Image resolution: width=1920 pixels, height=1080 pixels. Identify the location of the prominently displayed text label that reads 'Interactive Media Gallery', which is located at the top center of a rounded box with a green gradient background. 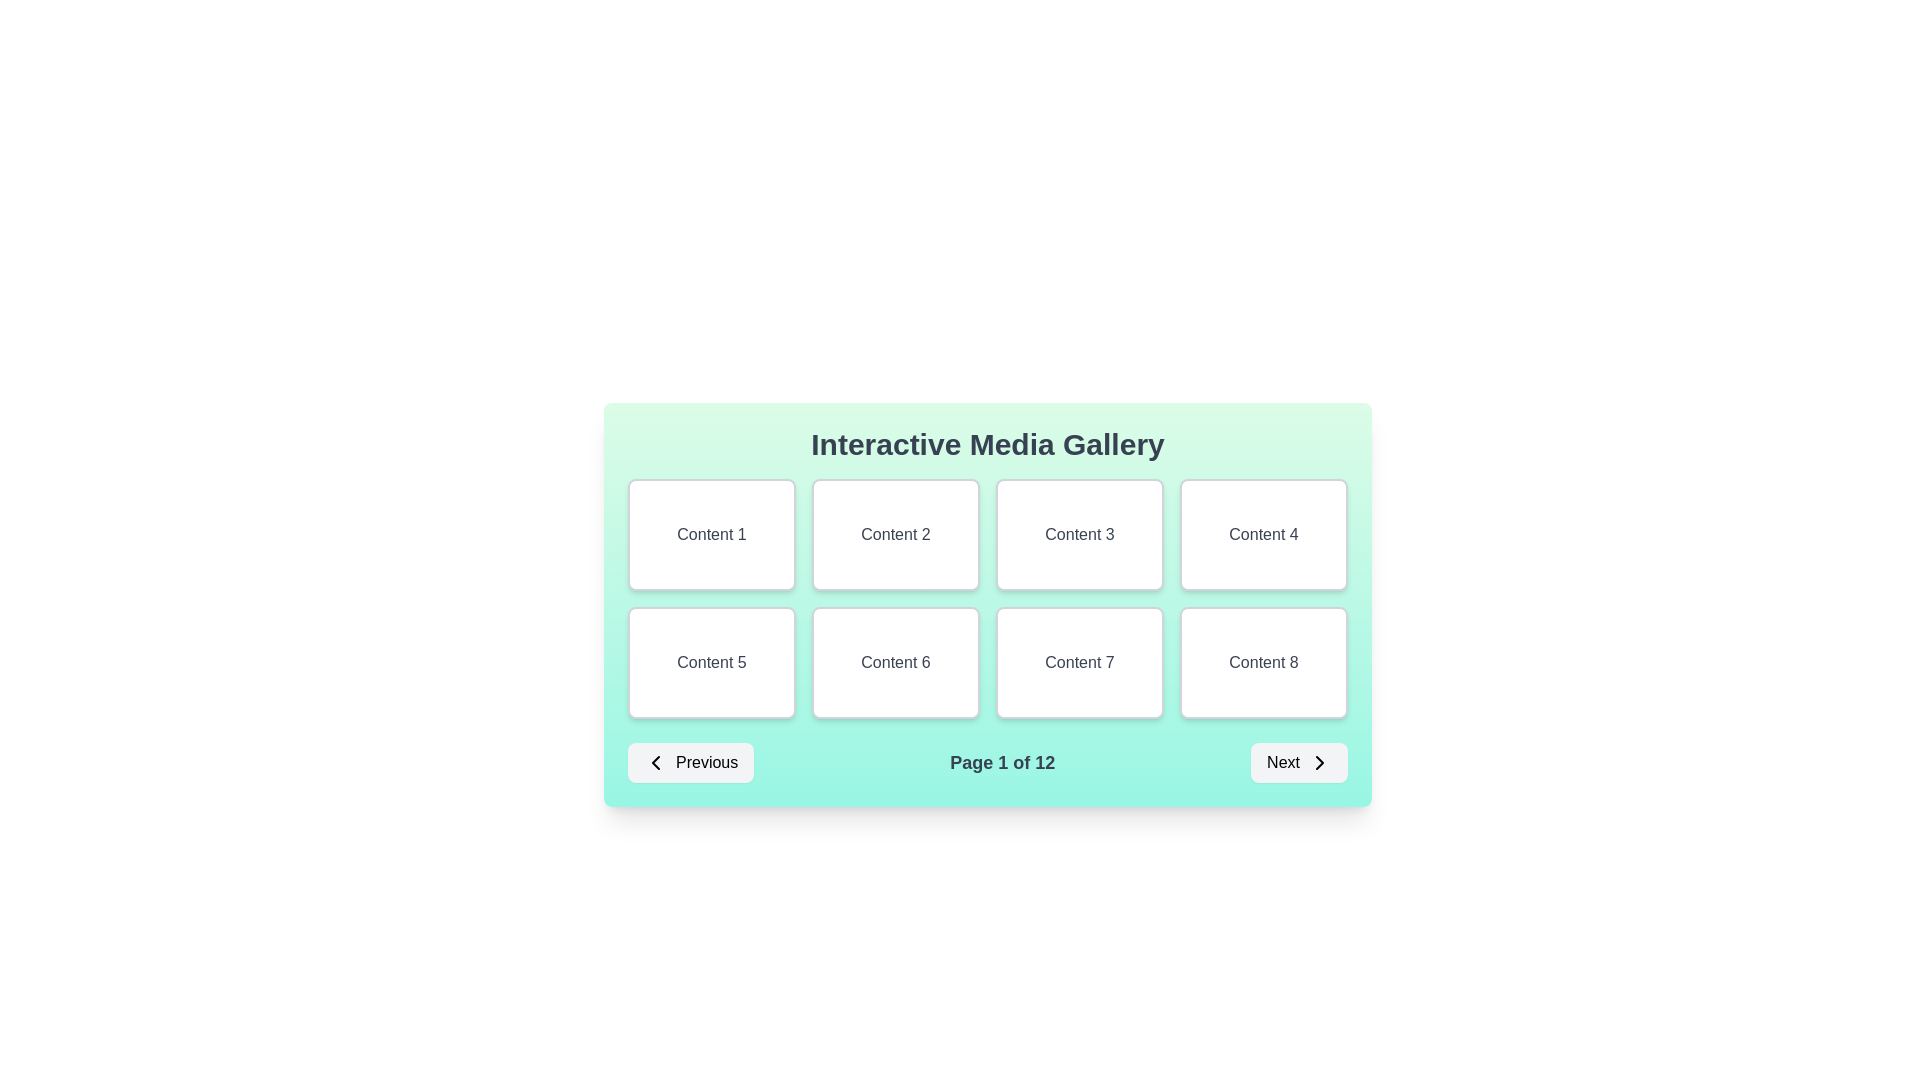
(988, 443).